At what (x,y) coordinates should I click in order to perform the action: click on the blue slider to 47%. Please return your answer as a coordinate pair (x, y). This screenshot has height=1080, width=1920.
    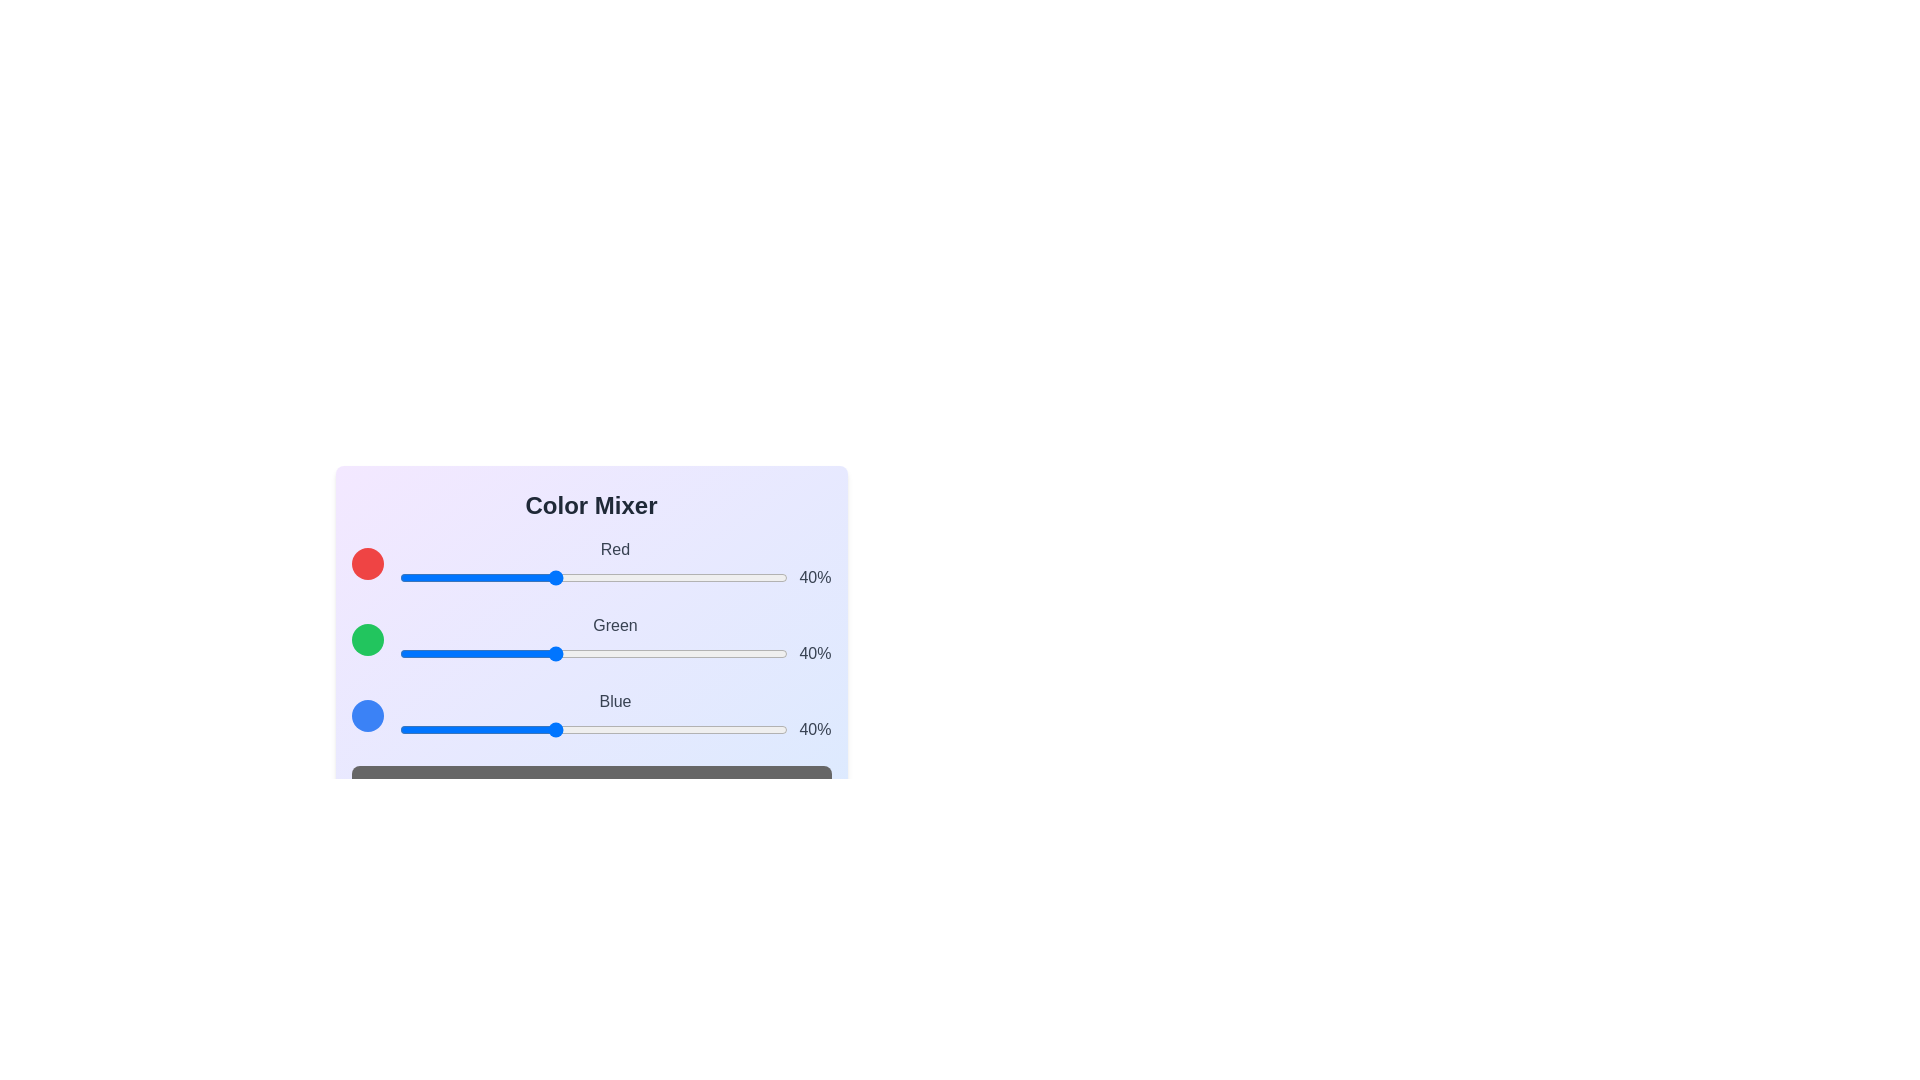
    Looking at the image, I should click on (580, 729).